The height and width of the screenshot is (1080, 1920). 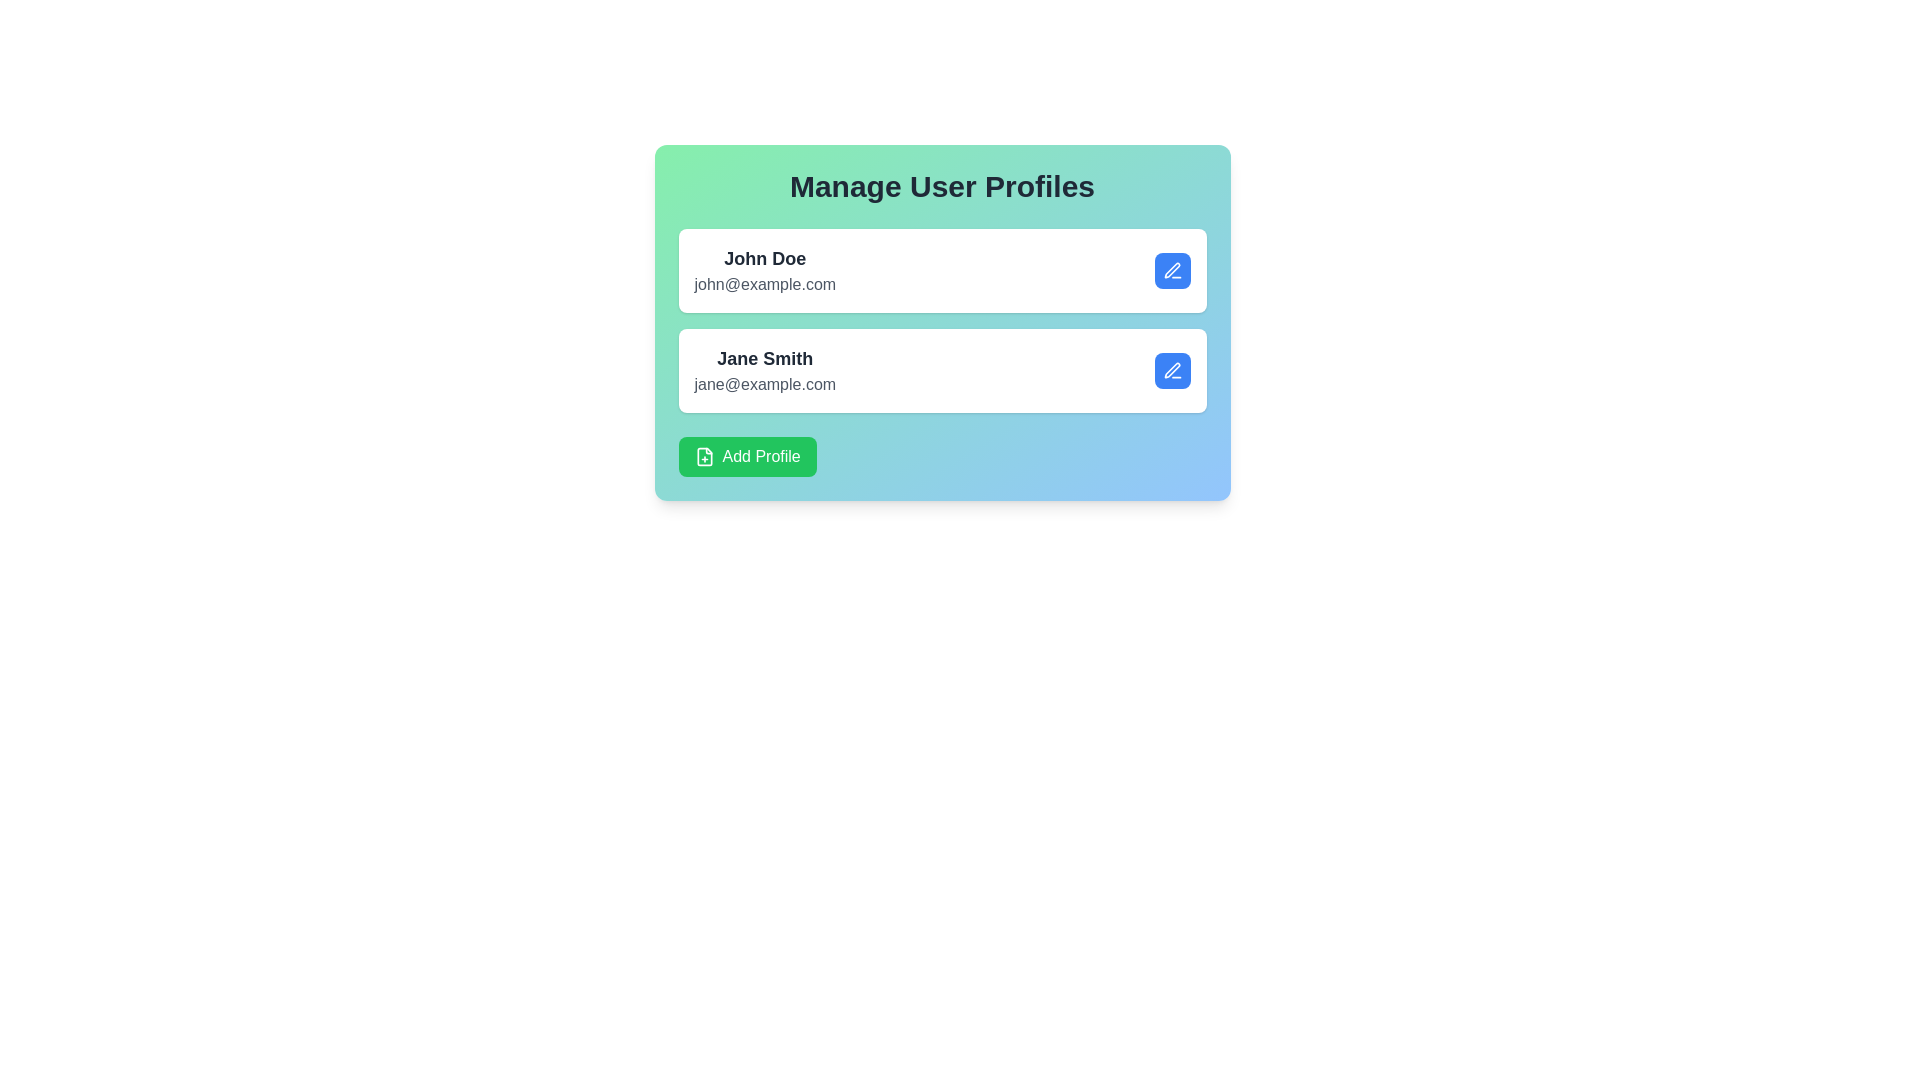 What do you see at coordinates (704, 456) in the screenshot?
I see `the rectangular icon resembling a document with a green background and a '+' mark, which is part of the 'Add Profile' button located at the bottom-left corner of the user profile management card` at bounding box center [704, 456].